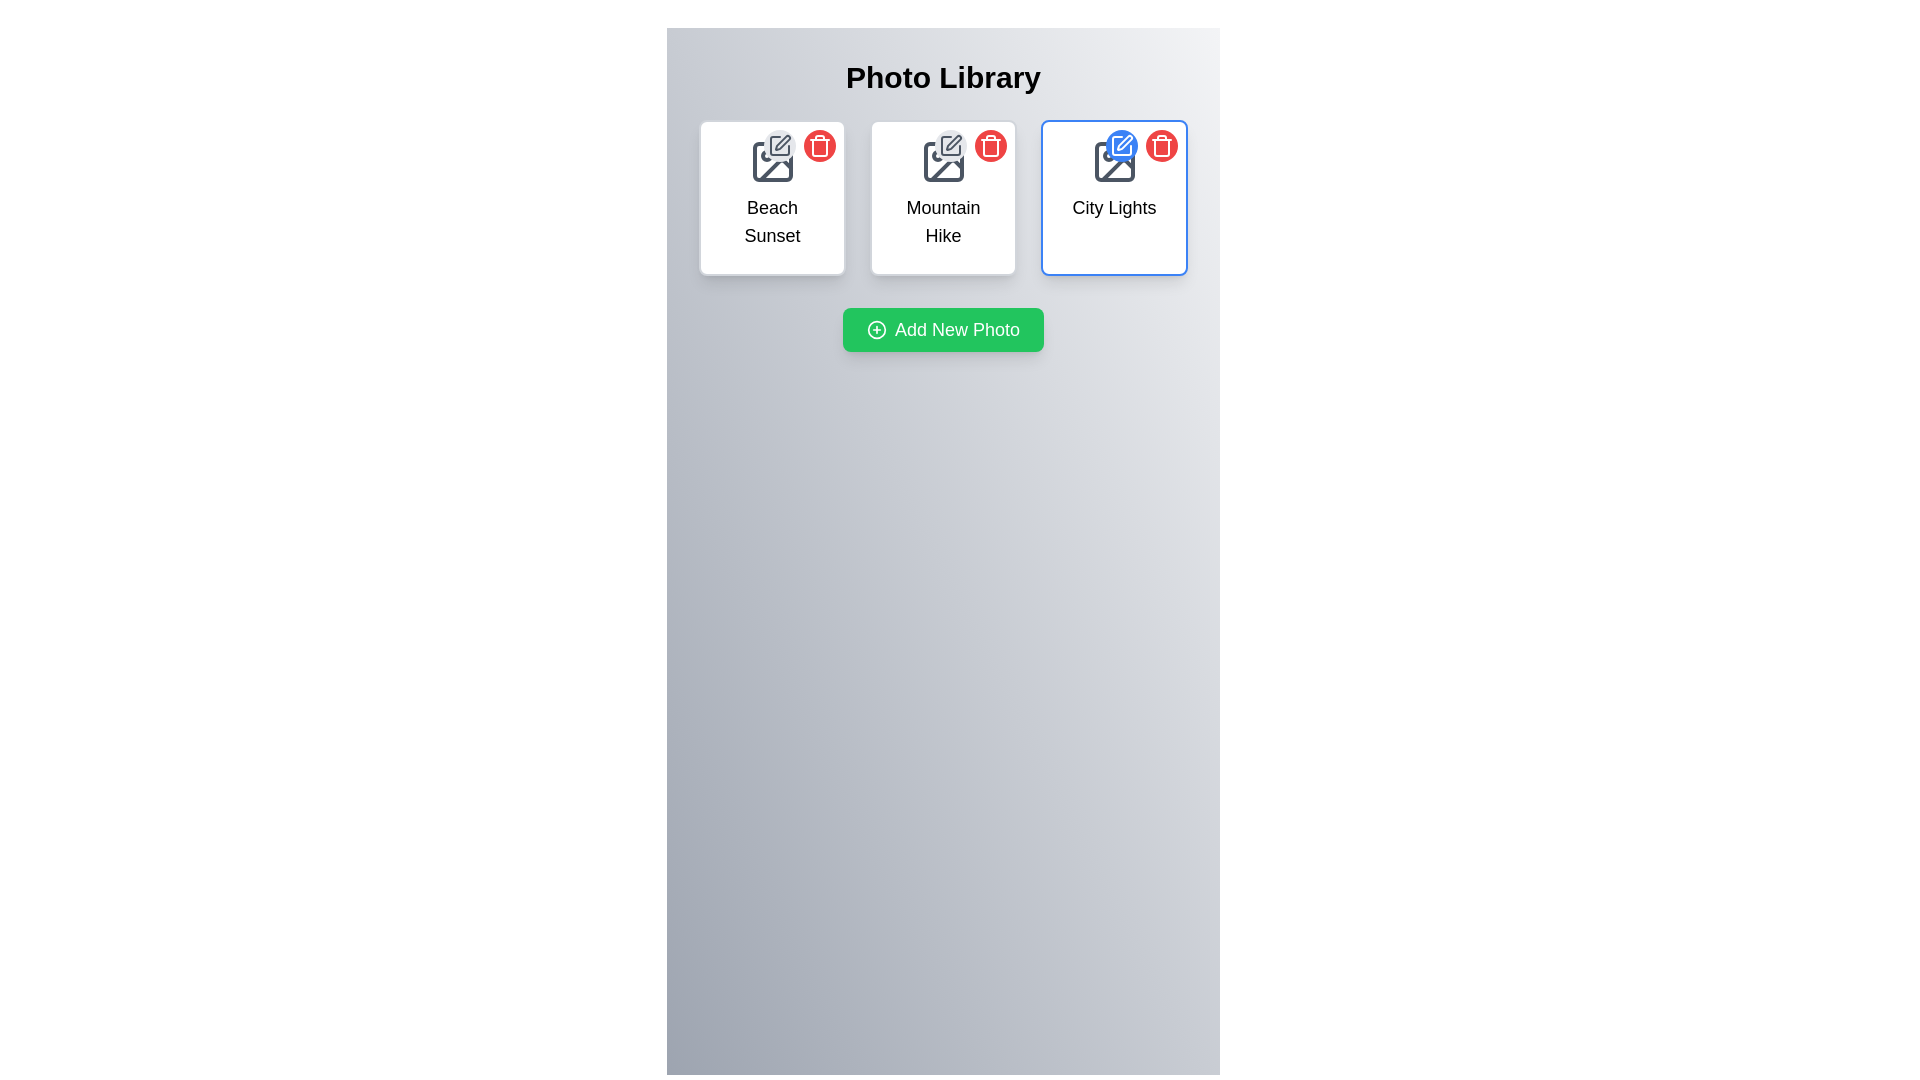 The image size is (1920, 1080). I want to click on the decorative photo card icon in the top-left corner of the 'Beach Sunset' card within the 'Photo Library', so click(771, 161).